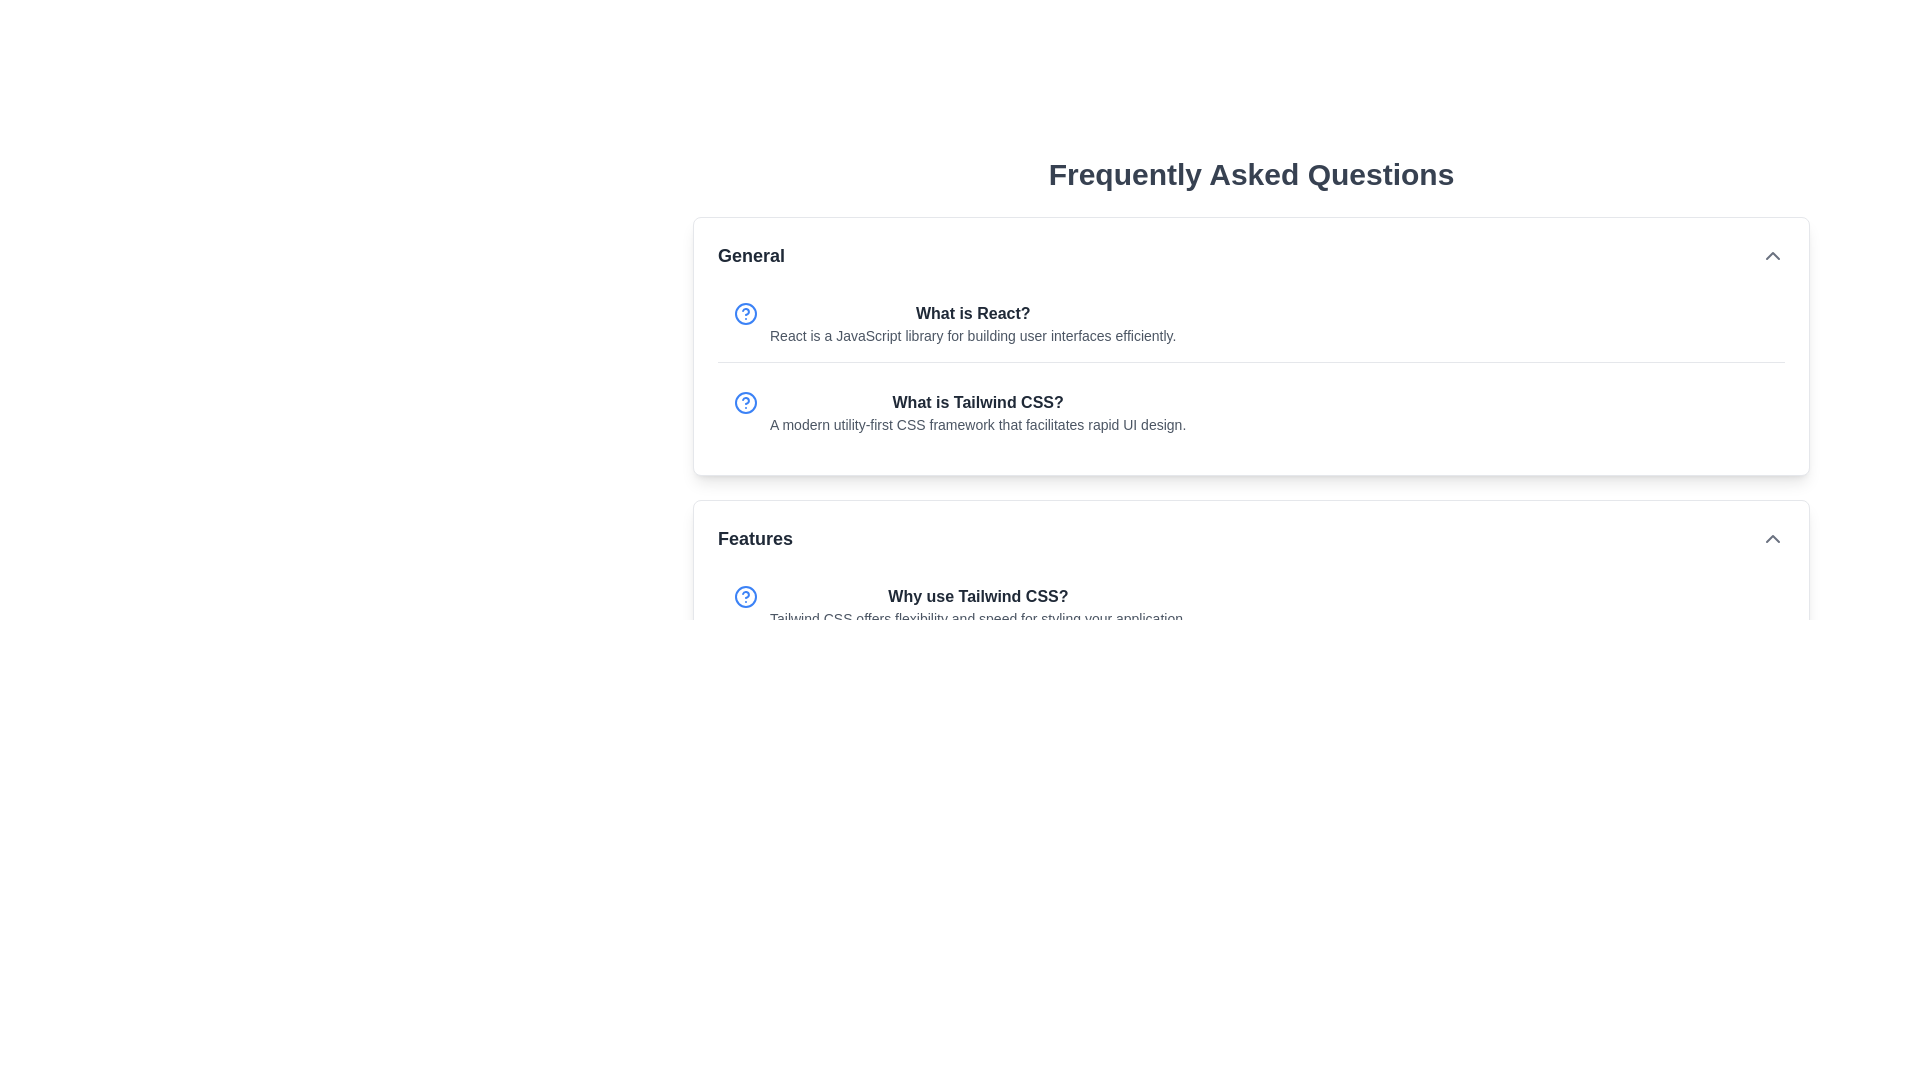 This screenshot has width=1920, height=1080. Describe the element at coordinates (978, 402) in the screenshot. I see `the second FAQ question header in the General category` at that location.